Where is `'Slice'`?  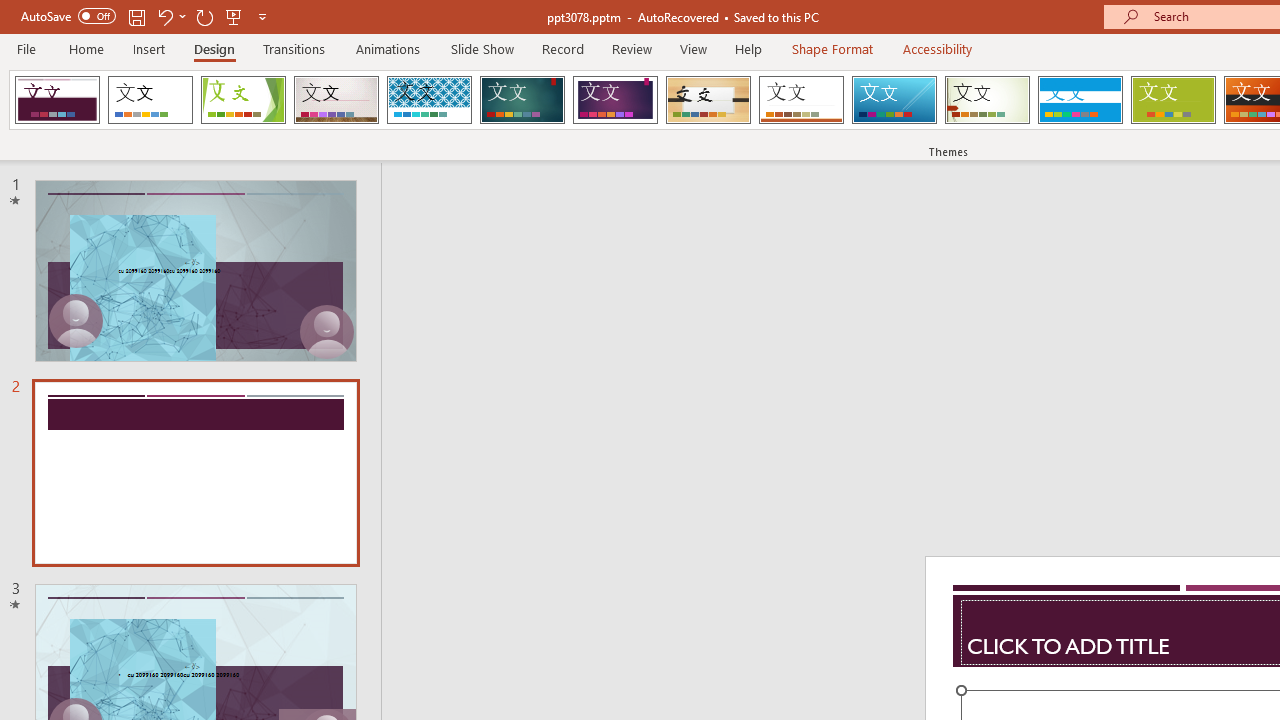
'Slice' is located at coordinates (893, 100).